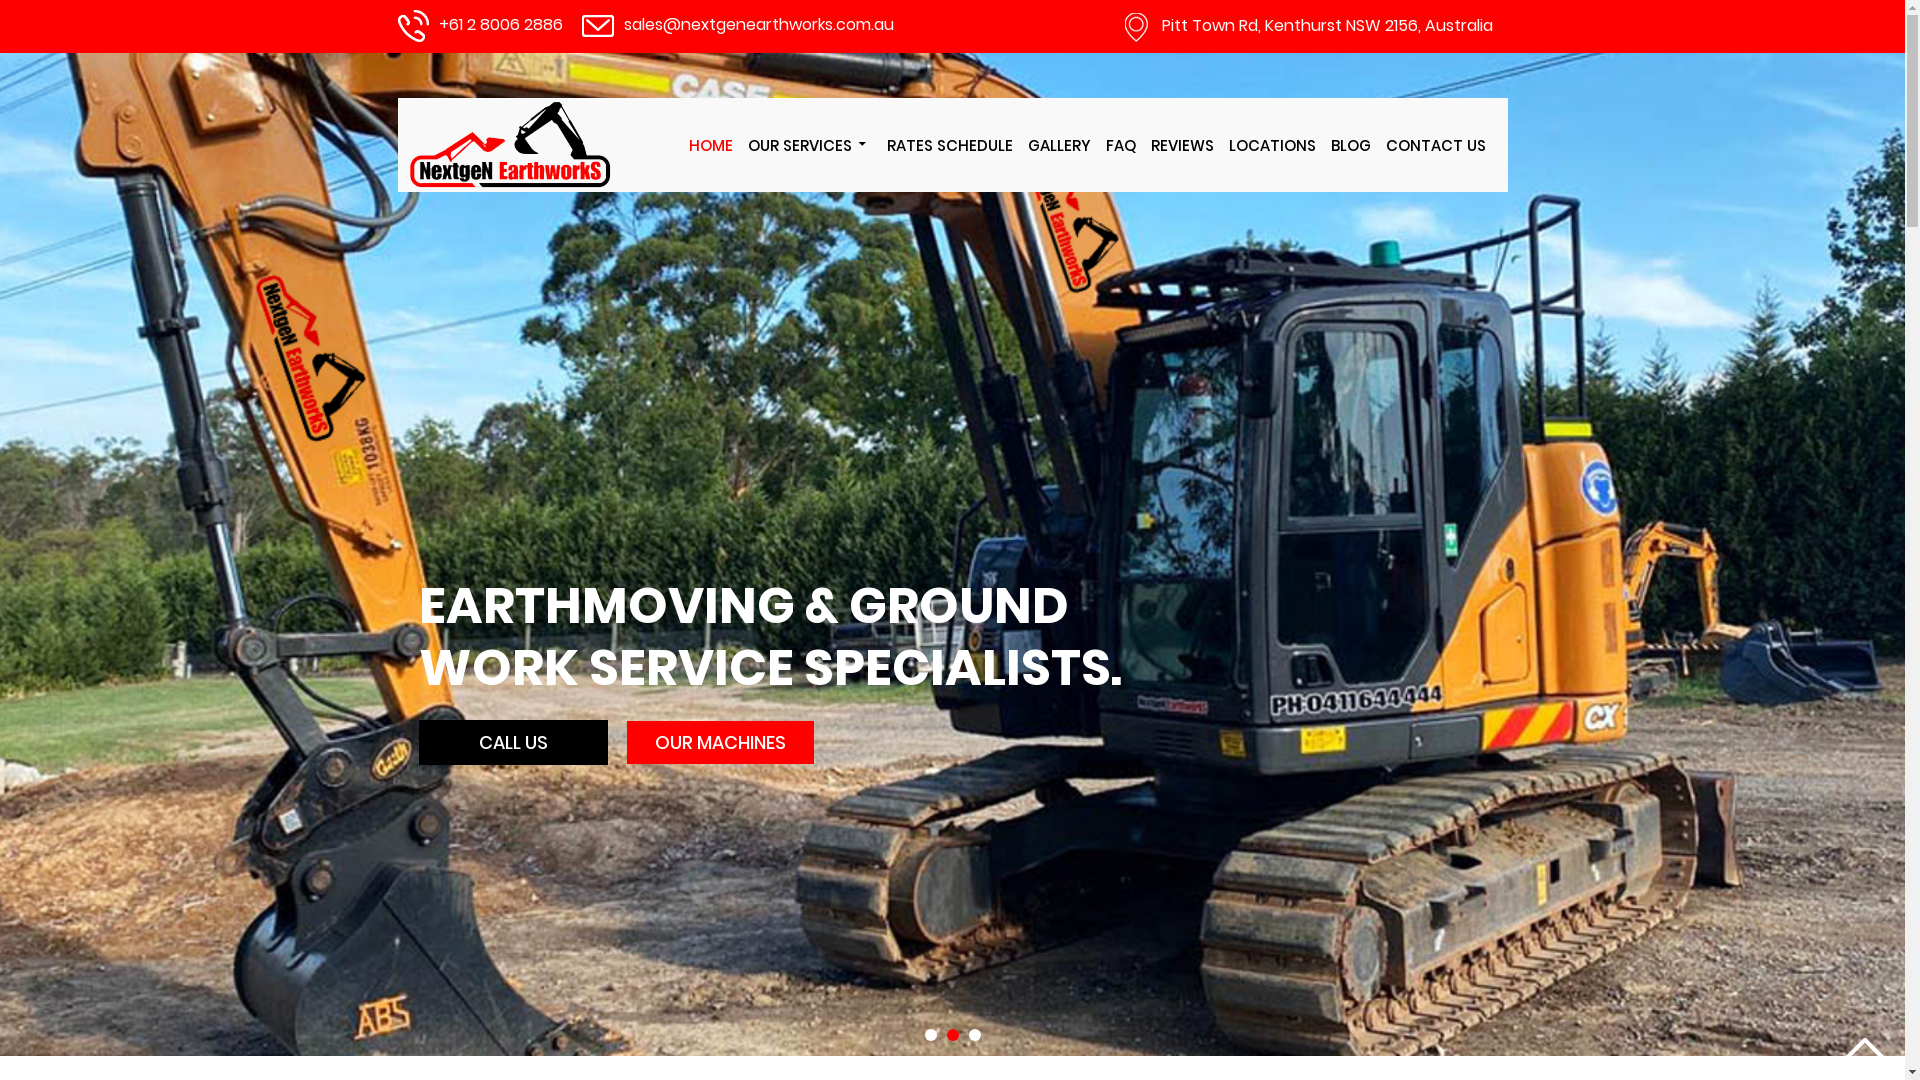 The height and width of the screenshot is (1080, 1920). What do you see at coordinates (681, 144) in the screenshot?
I see `'HOME'` at bounding box center [681, 144].